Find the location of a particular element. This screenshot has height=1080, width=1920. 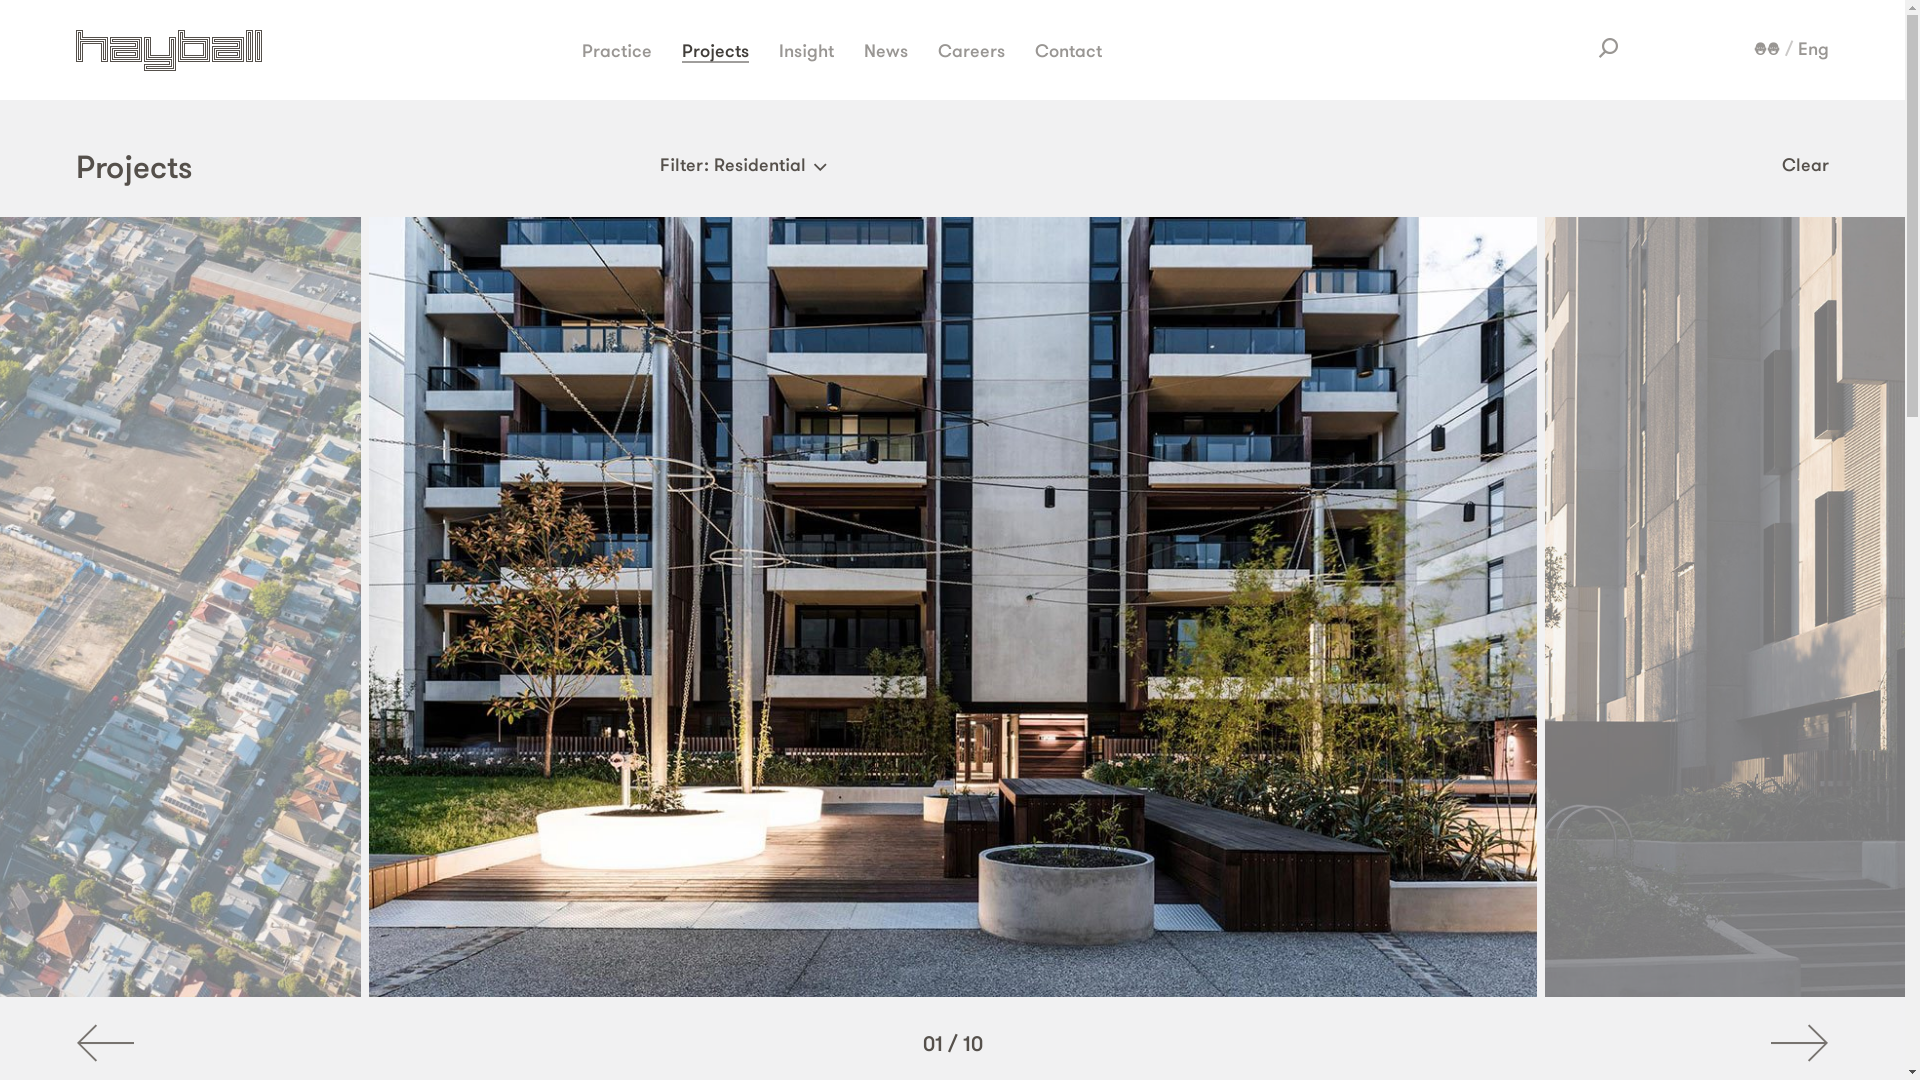

'Practice' is located at coordinates (580, 48).